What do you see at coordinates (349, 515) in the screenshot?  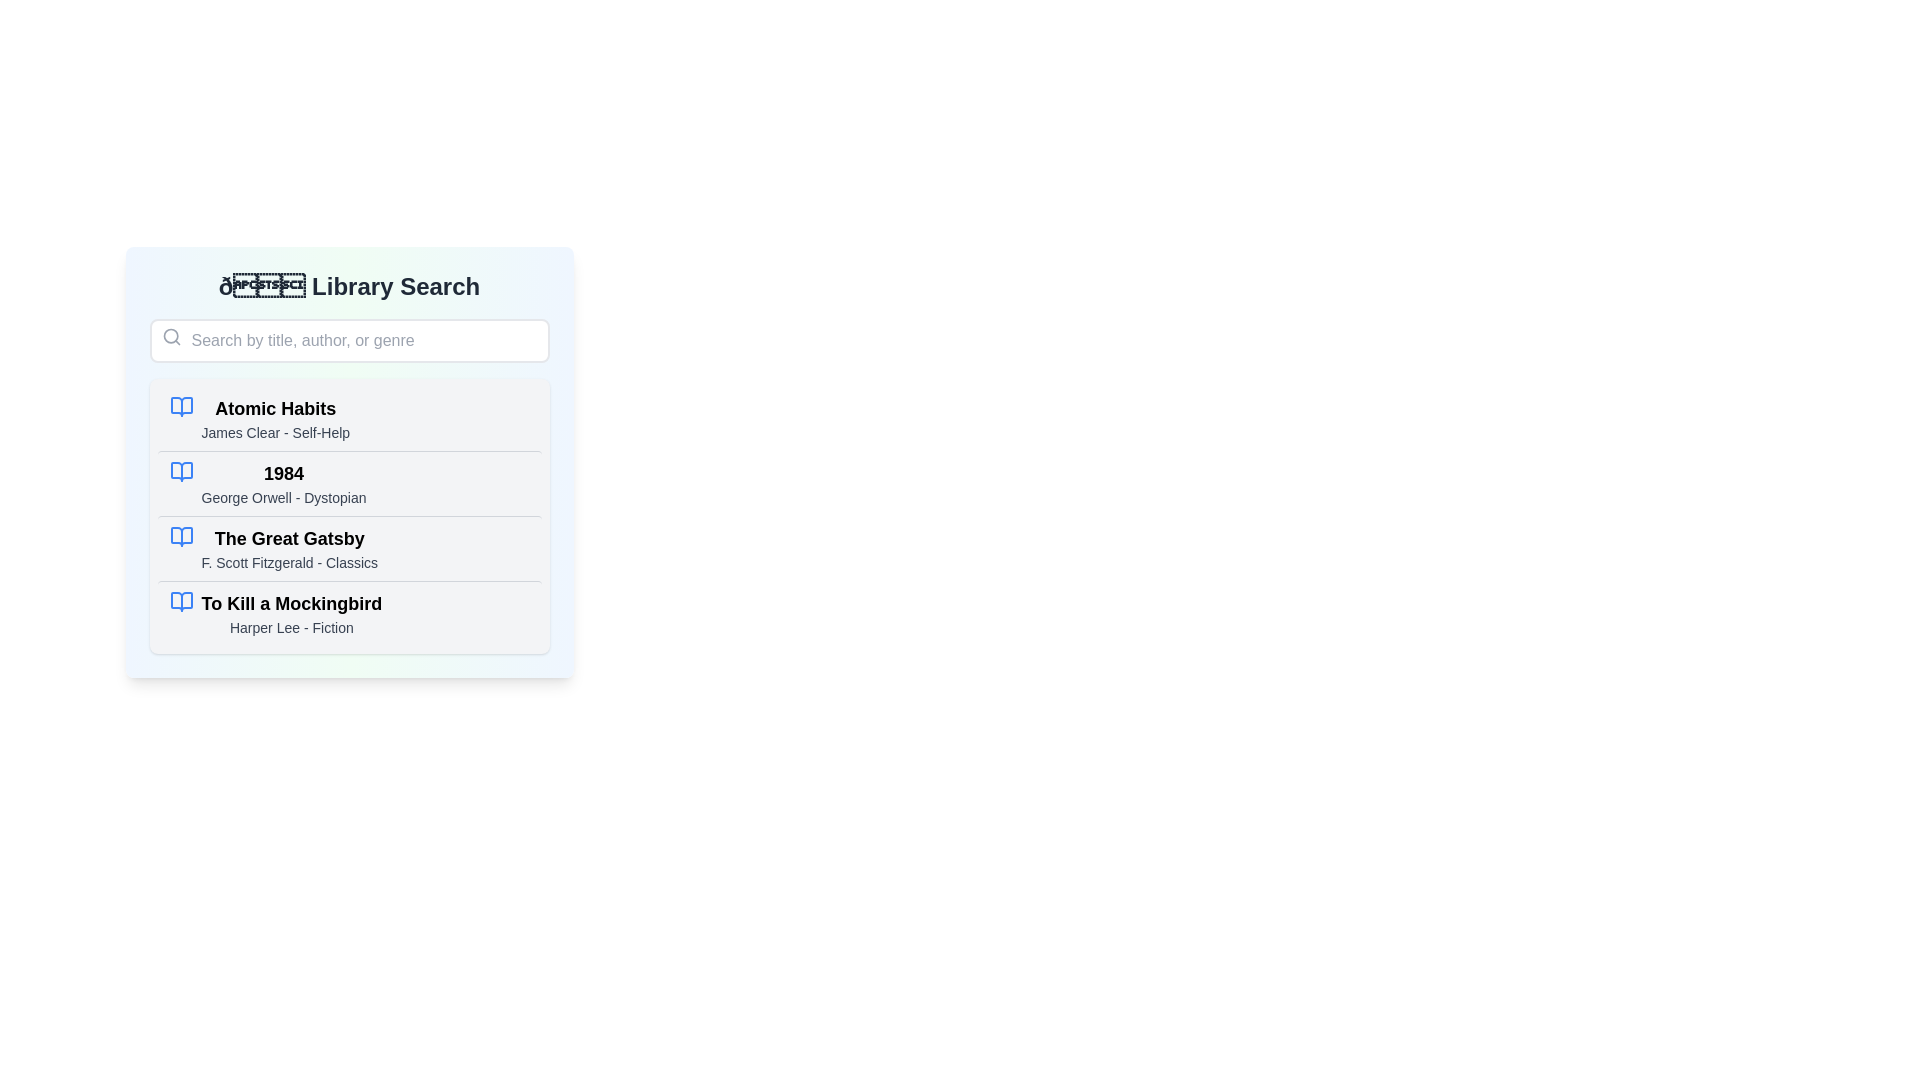 I see `an individual book title within the list view of books displayed in the content card group` at bounding box center [349, 515].